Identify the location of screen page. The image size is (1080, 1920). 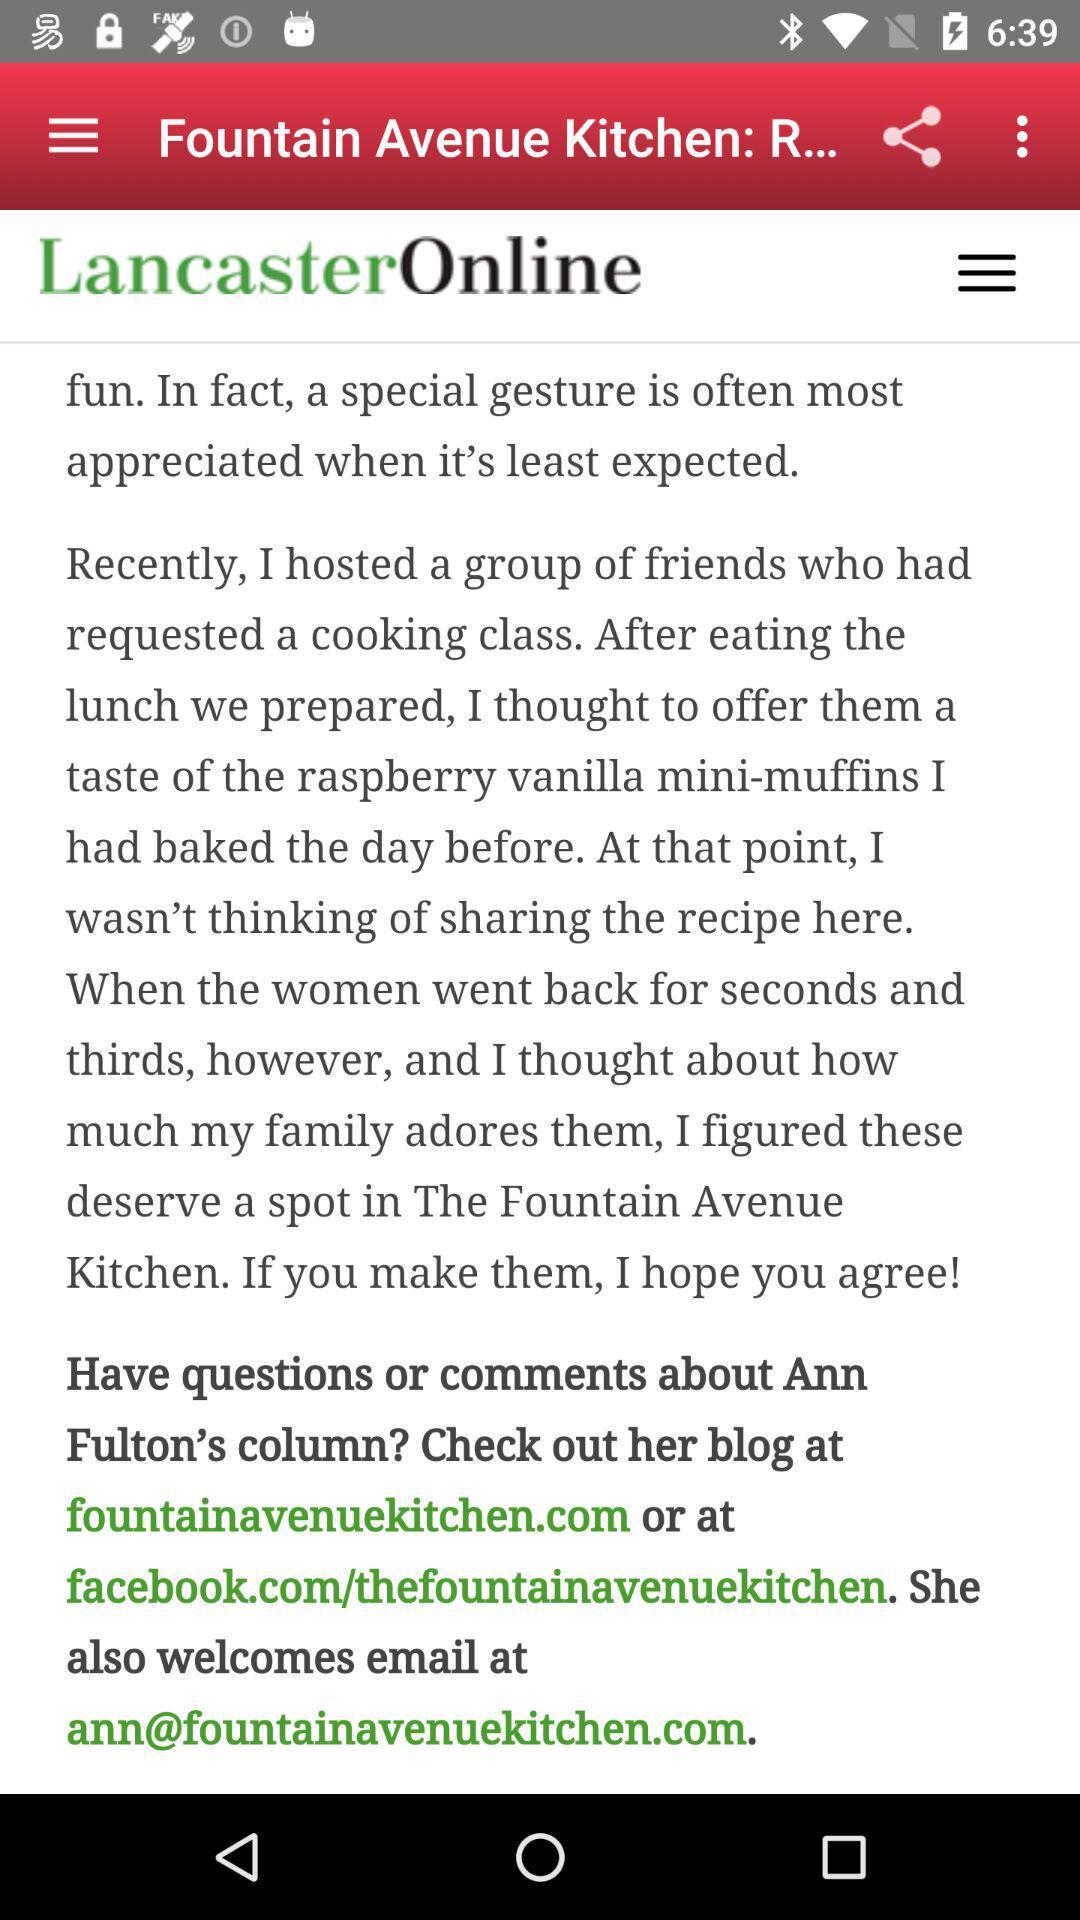
(540, 1002).